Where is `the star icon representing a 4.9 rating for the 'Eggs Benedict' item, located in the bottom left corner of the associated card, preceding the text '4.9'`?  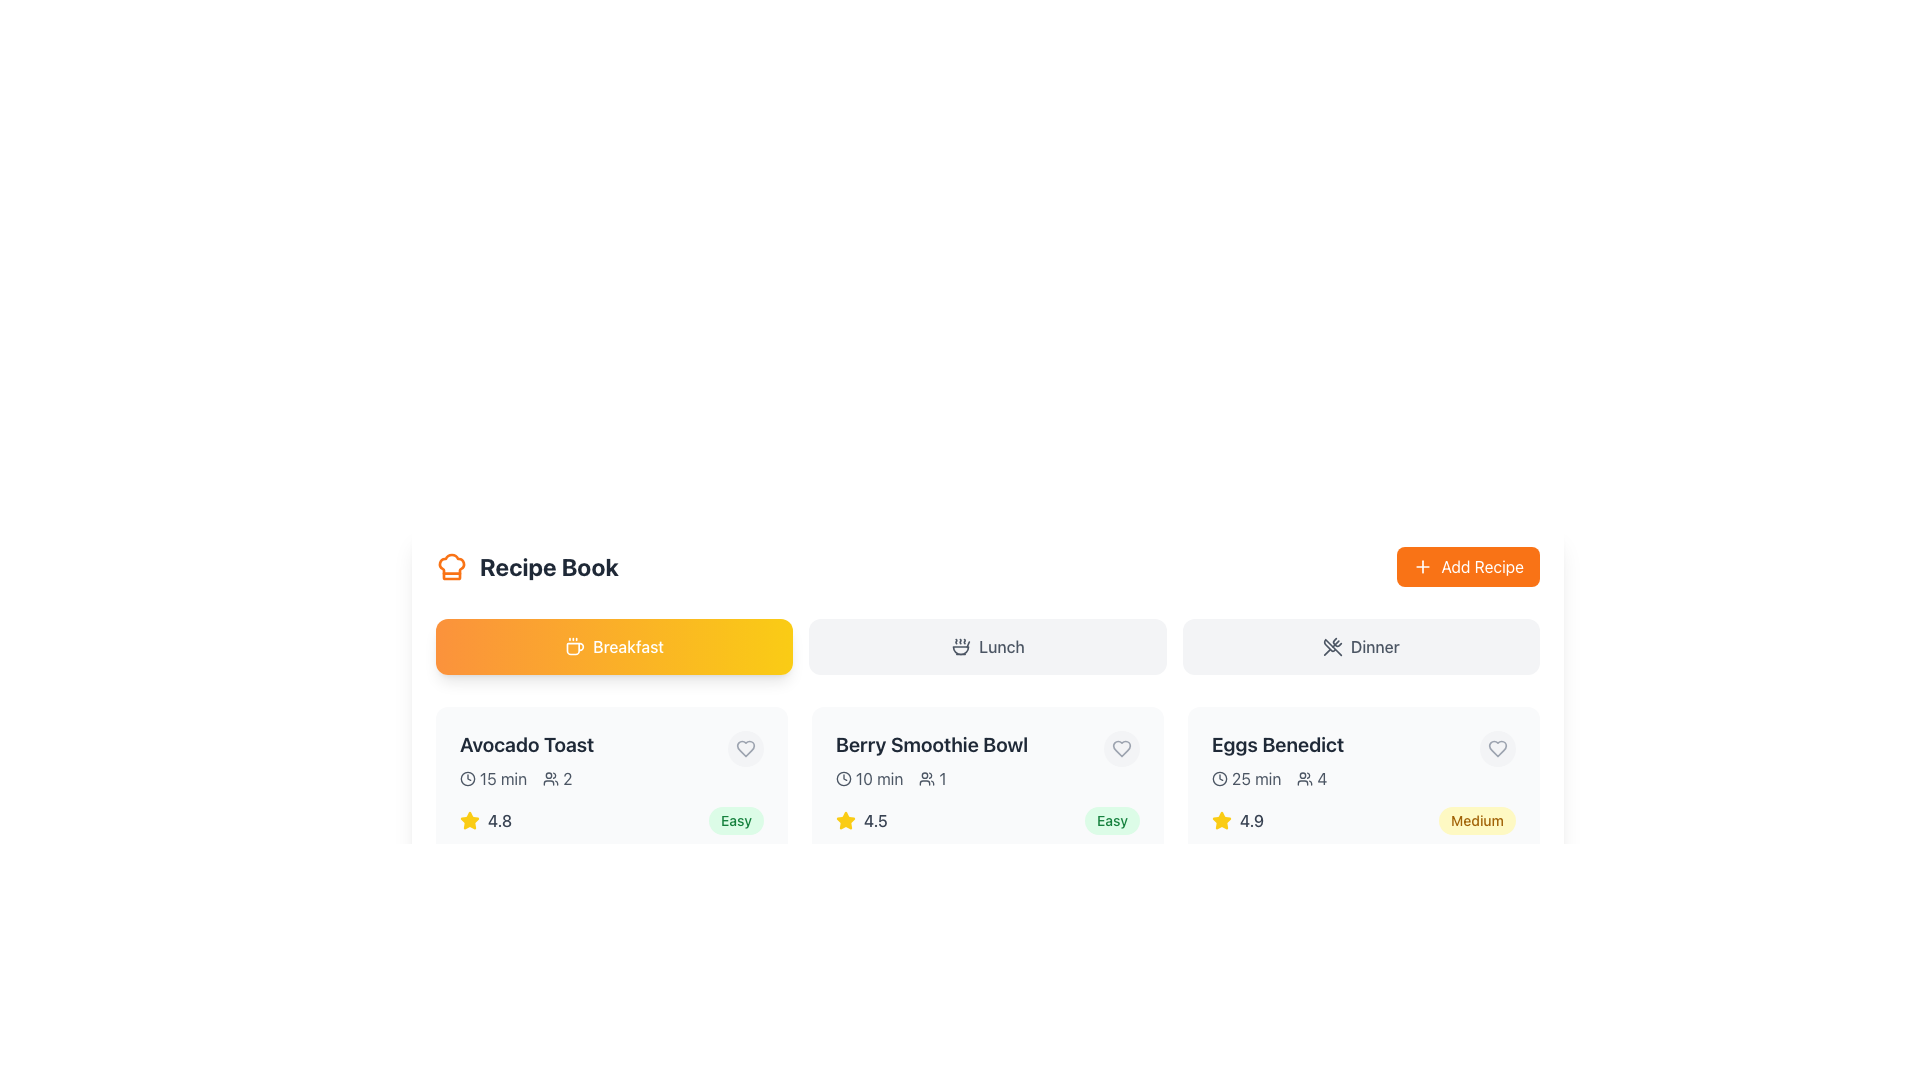 the star icon representing a 4.9 rating for the 'Eggs Benedict' item, located in the bottom left corner of the associated card, preceding the text '4.9' is located at coordinates (1221, 821).